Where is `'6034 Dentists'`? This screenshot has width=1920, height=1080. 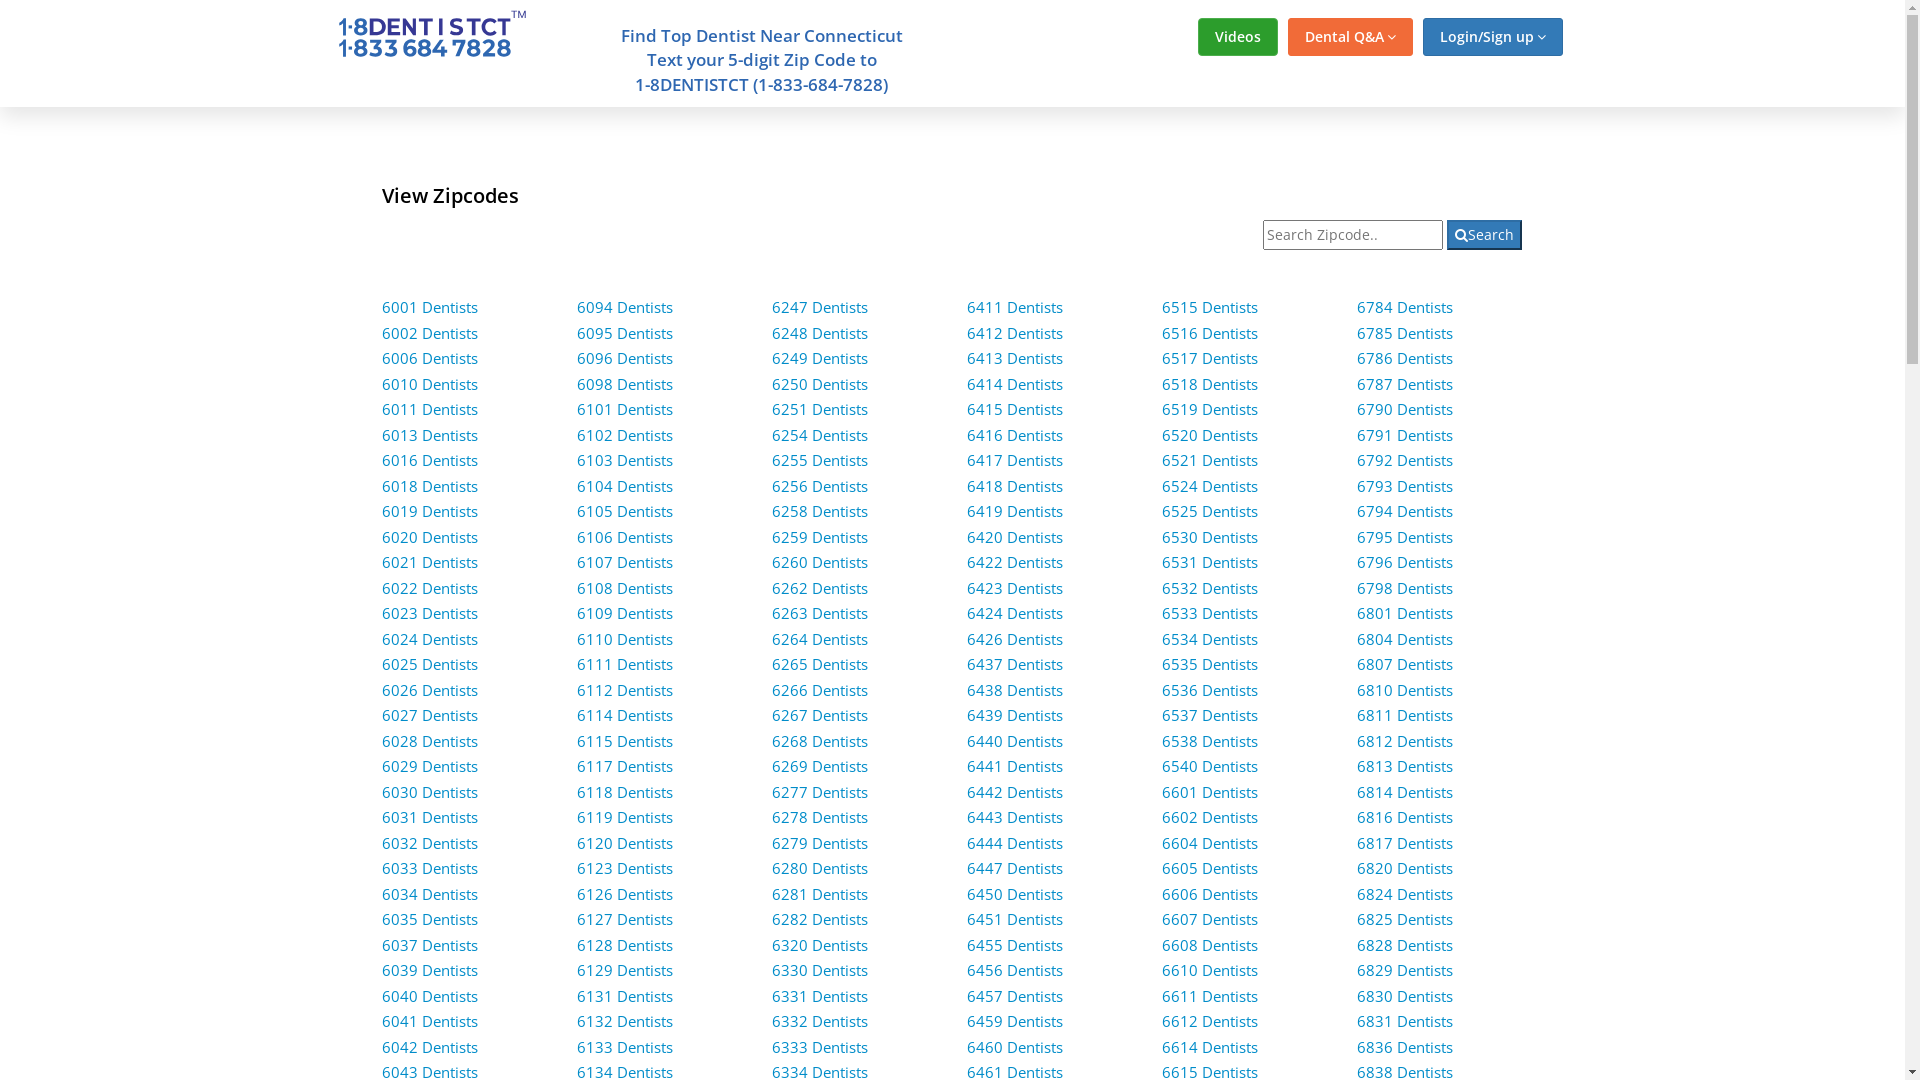 '6034 Dentists' is located at coordinates (429, 893).